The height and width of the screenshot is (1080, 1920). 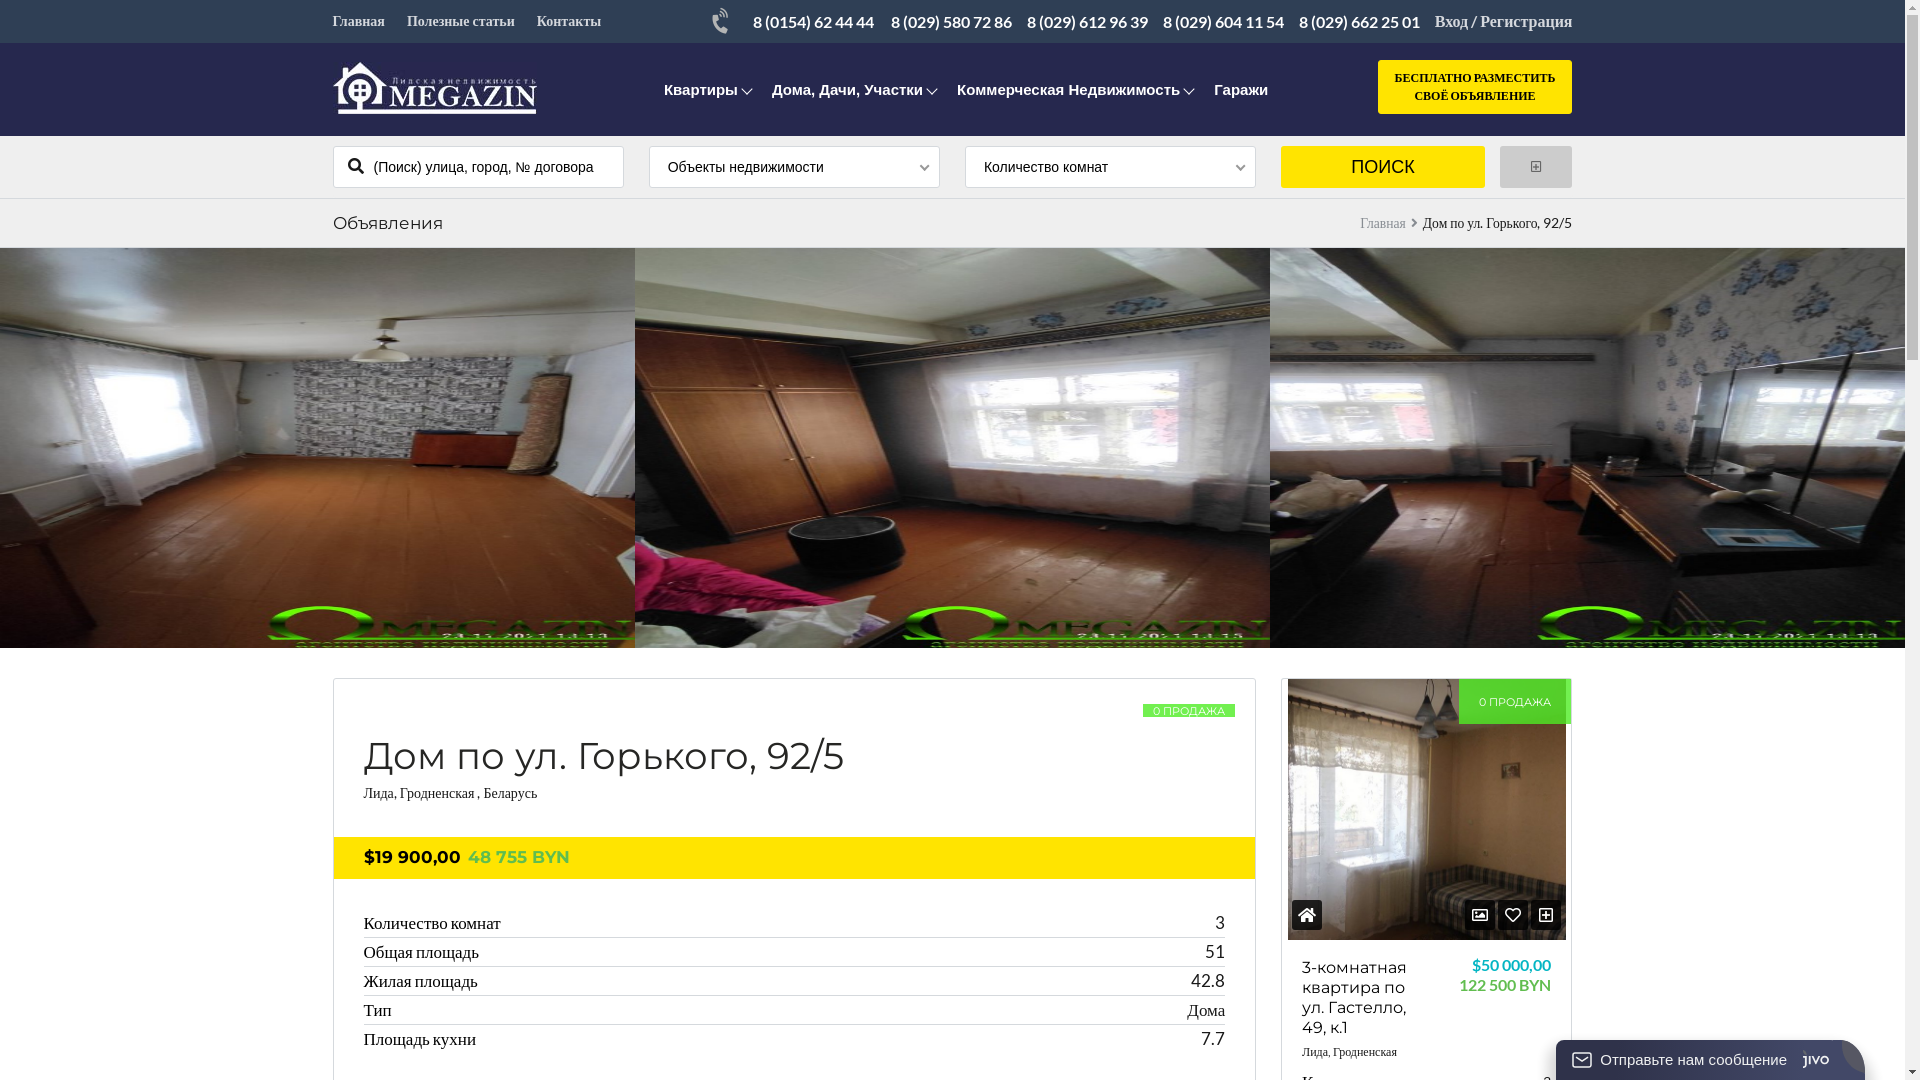 What do you see at coordinates (1359, 21) in the screenshot?
I see `'8 (029) 662 25 01'` at bounding box center [1359, 21].